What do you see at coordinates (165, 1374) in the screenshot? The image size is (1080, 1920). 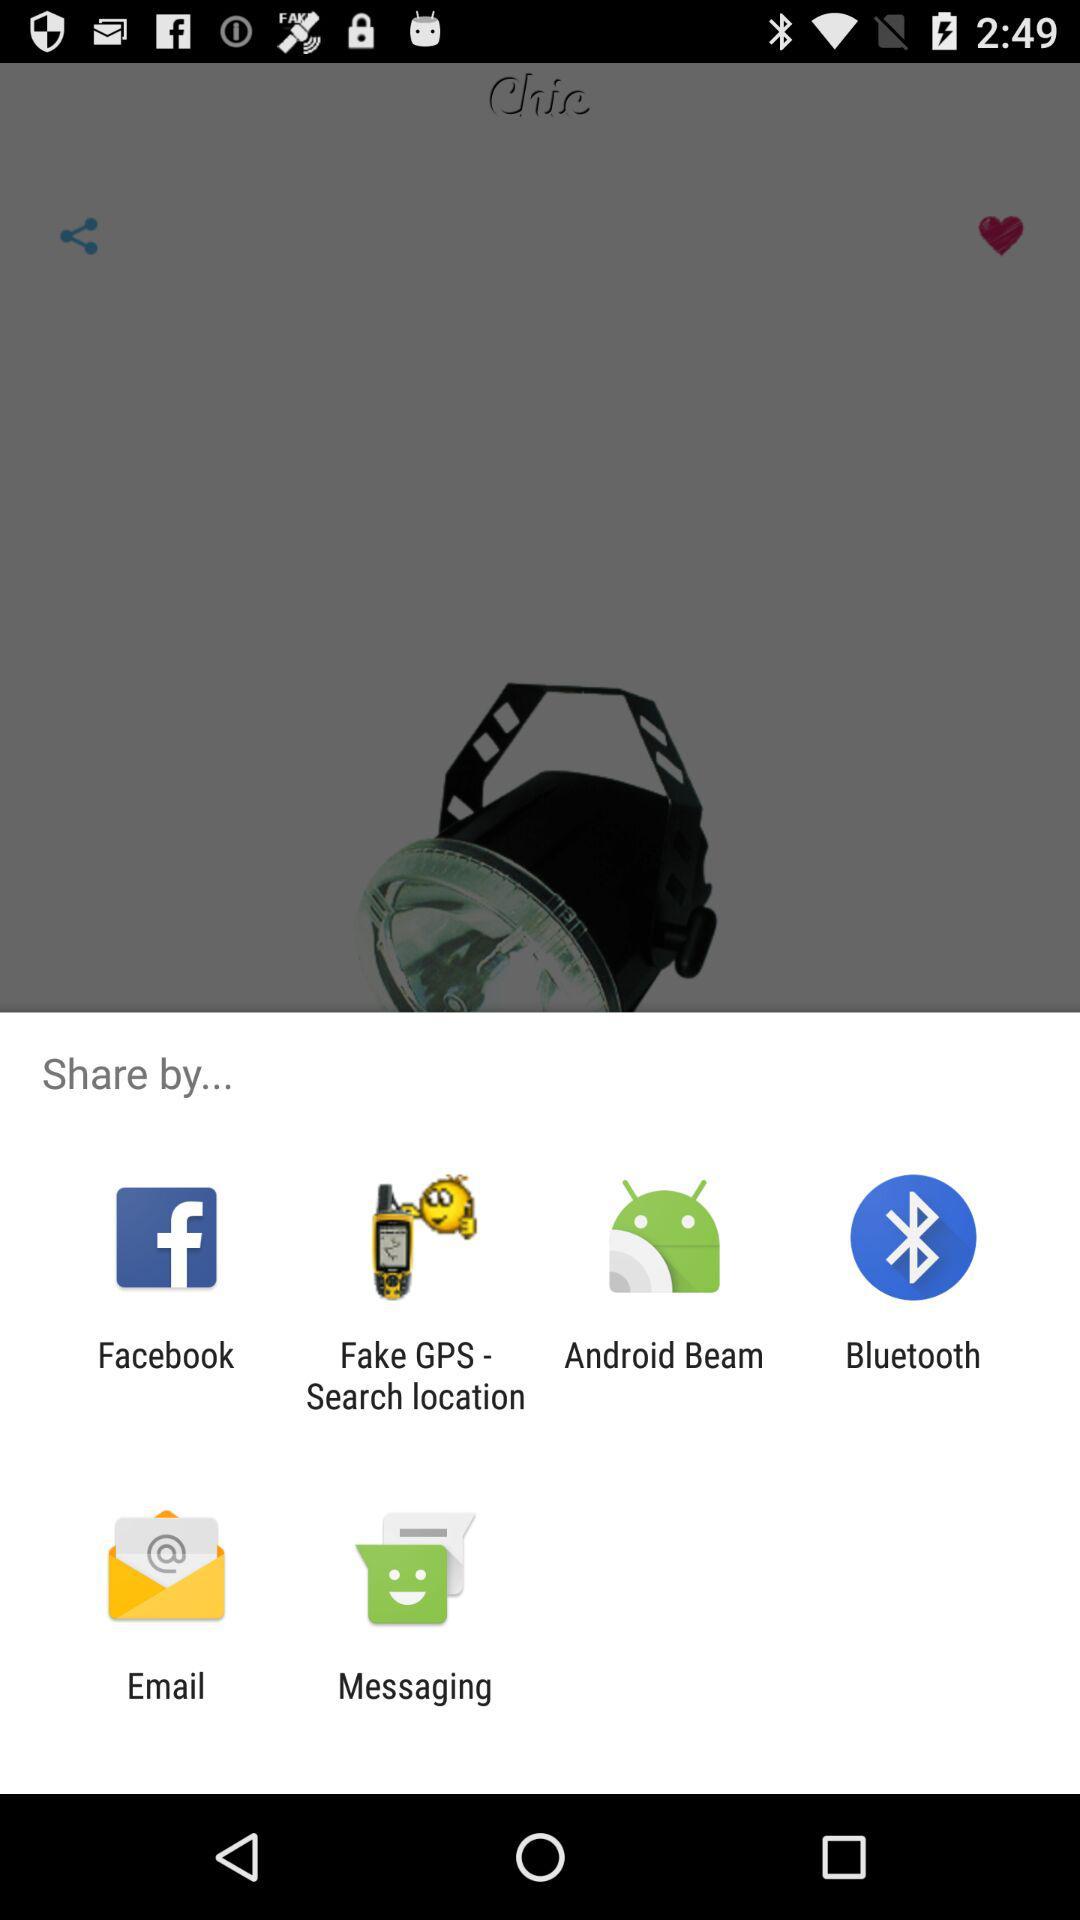 I see `app next to the fake gps search icon` at bounding box center [165, 1374].